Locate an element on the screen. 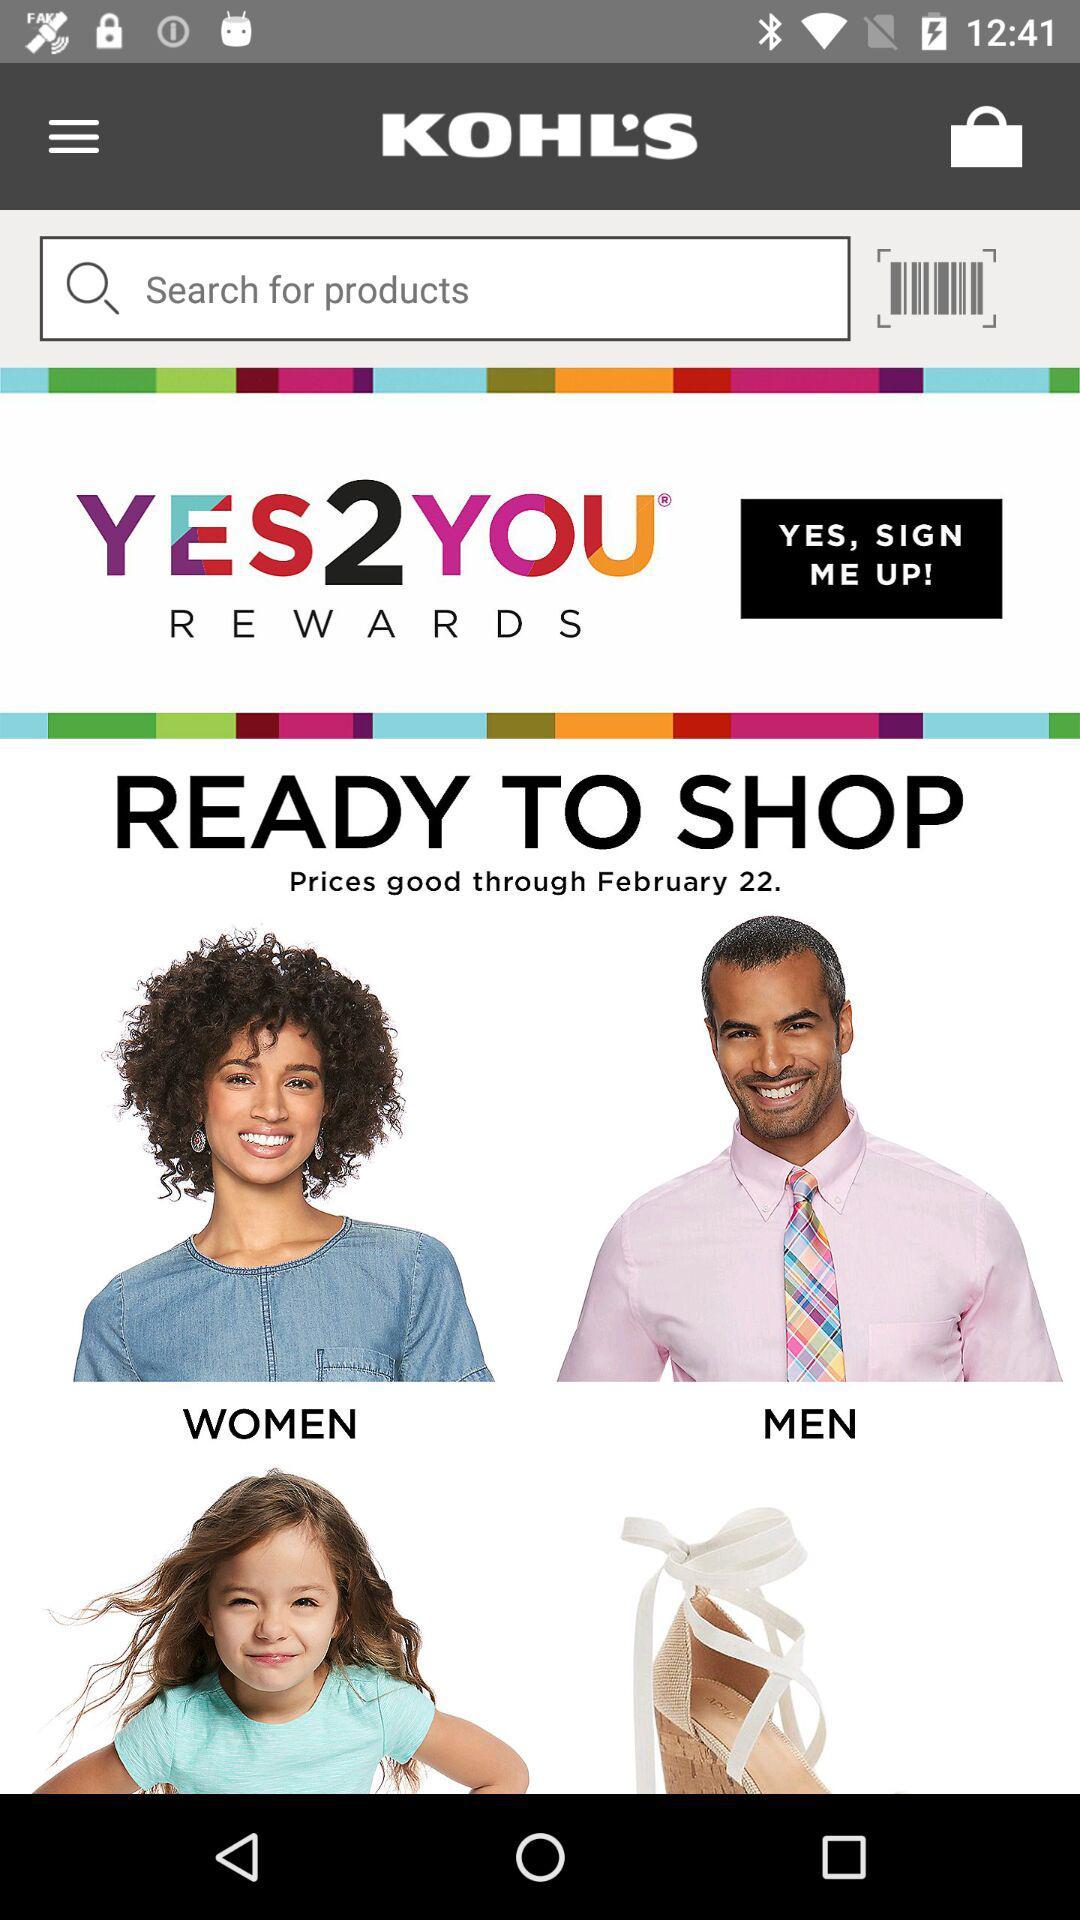 This screenshot has height=1920, width=1080. shoes products link is located at coordinates (807, 1627).